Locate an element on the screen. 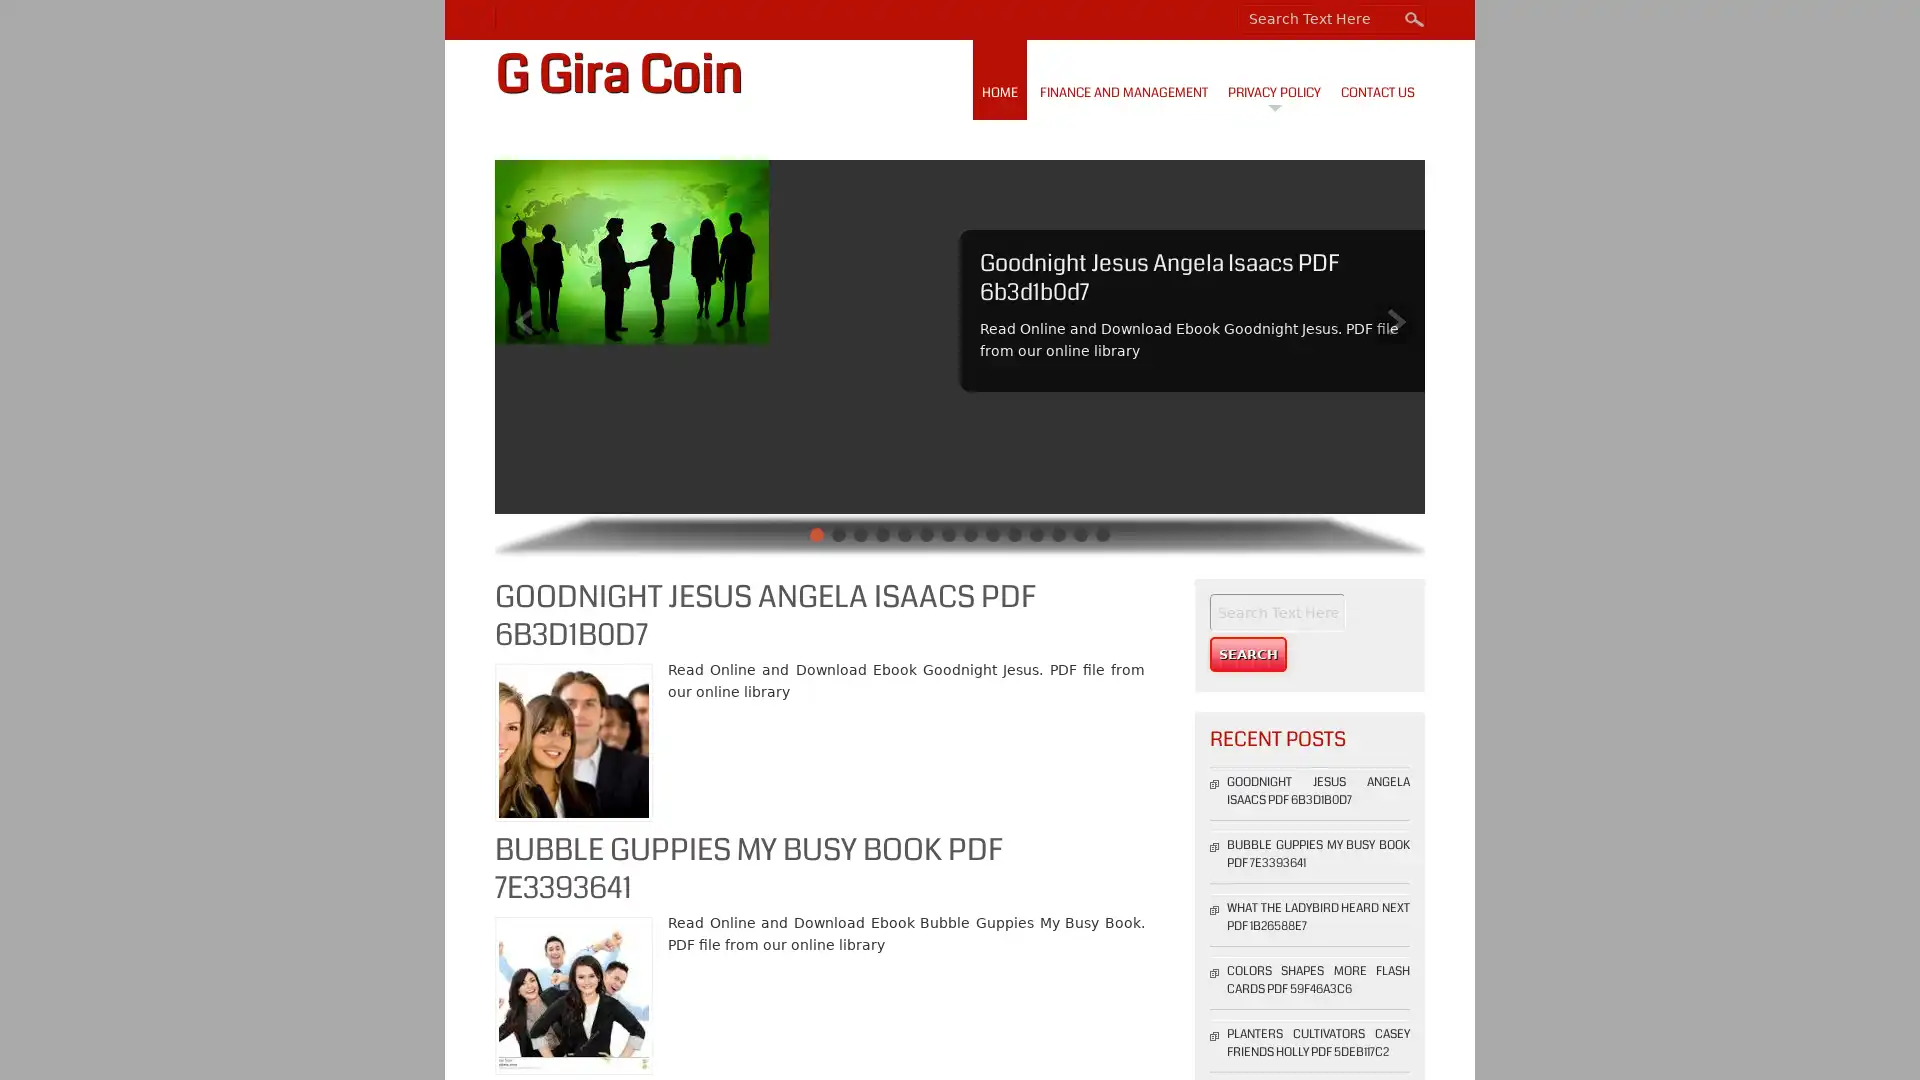 Image resolution: width=1920 pixels, height=1080 pixels. Search is located at coordinates (1247, 654).